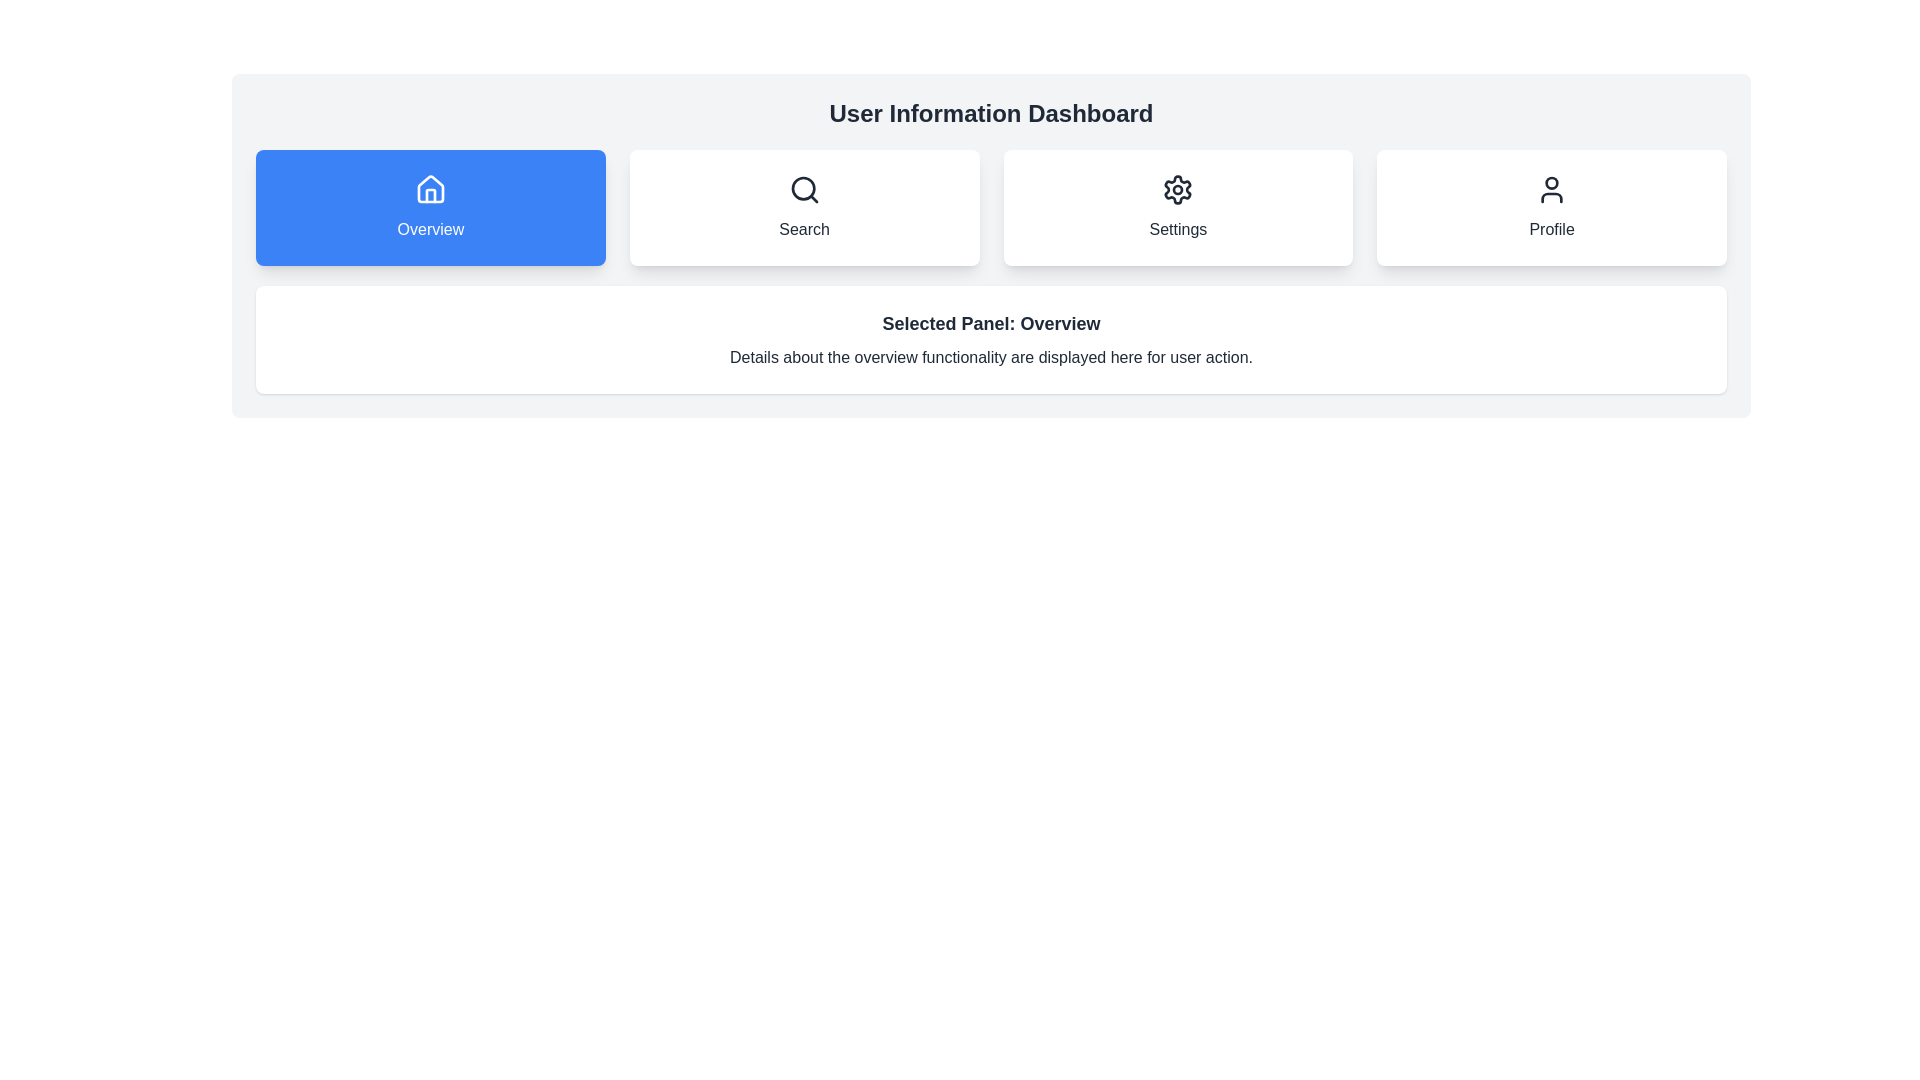 The image size is (1920, 1080). Describe the element at coordinates (1178, 189) in the screenshot. I see `the 'Settings' icon located in the button group beneath the 'User Information Dashboard'` at that location.